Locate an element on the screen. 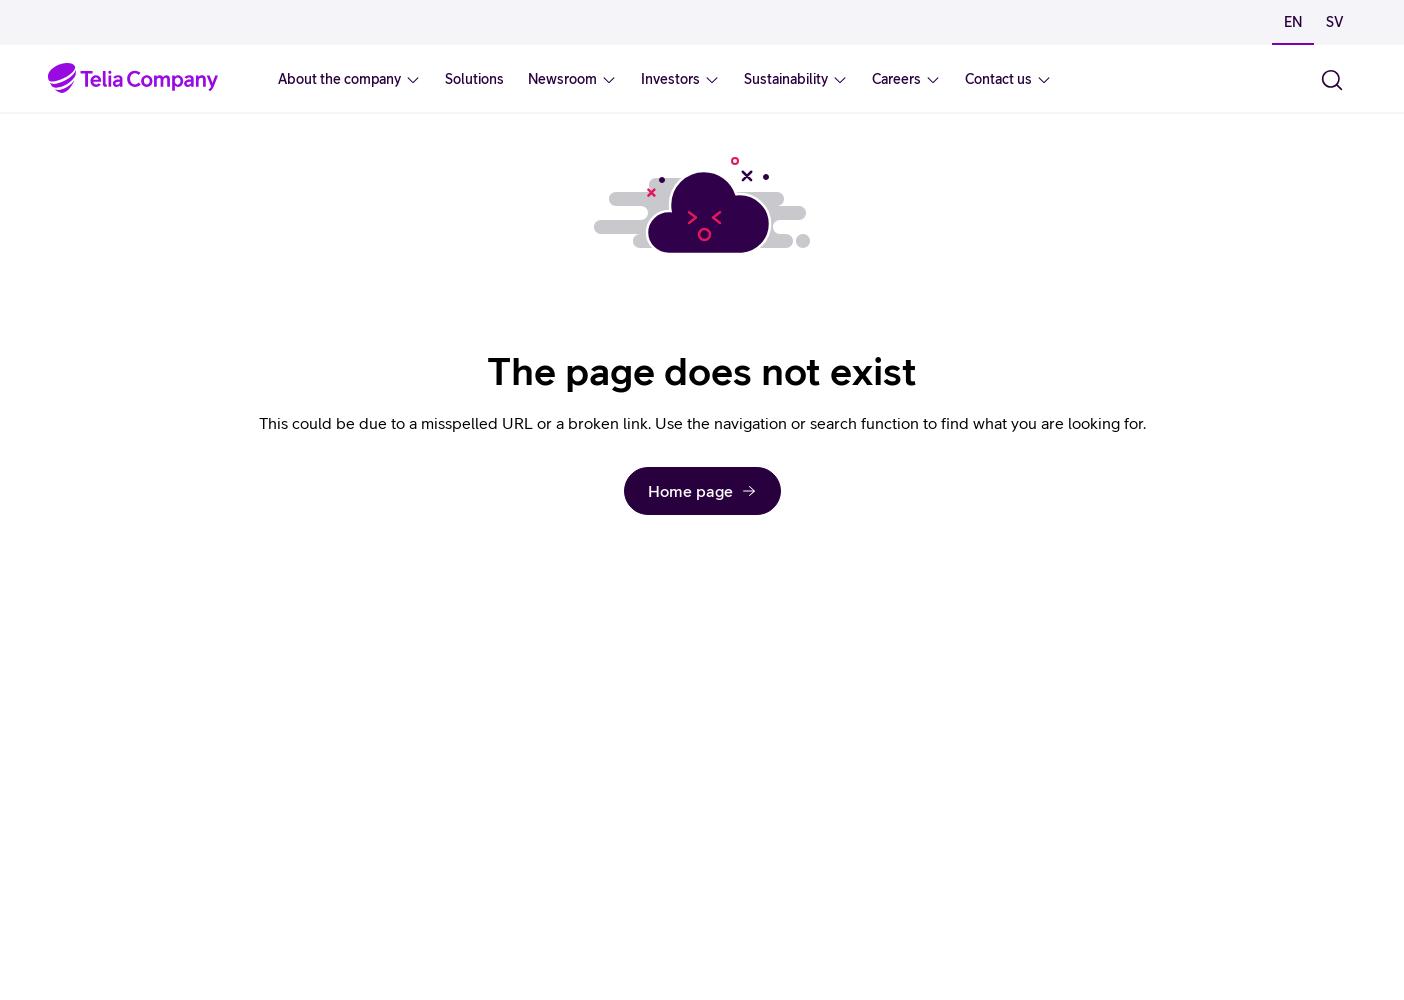  'This could be due to a misspelled URL or a broken link. Use the navigation or search function to find what you are looking for.' is located at coordinates (258, 423).